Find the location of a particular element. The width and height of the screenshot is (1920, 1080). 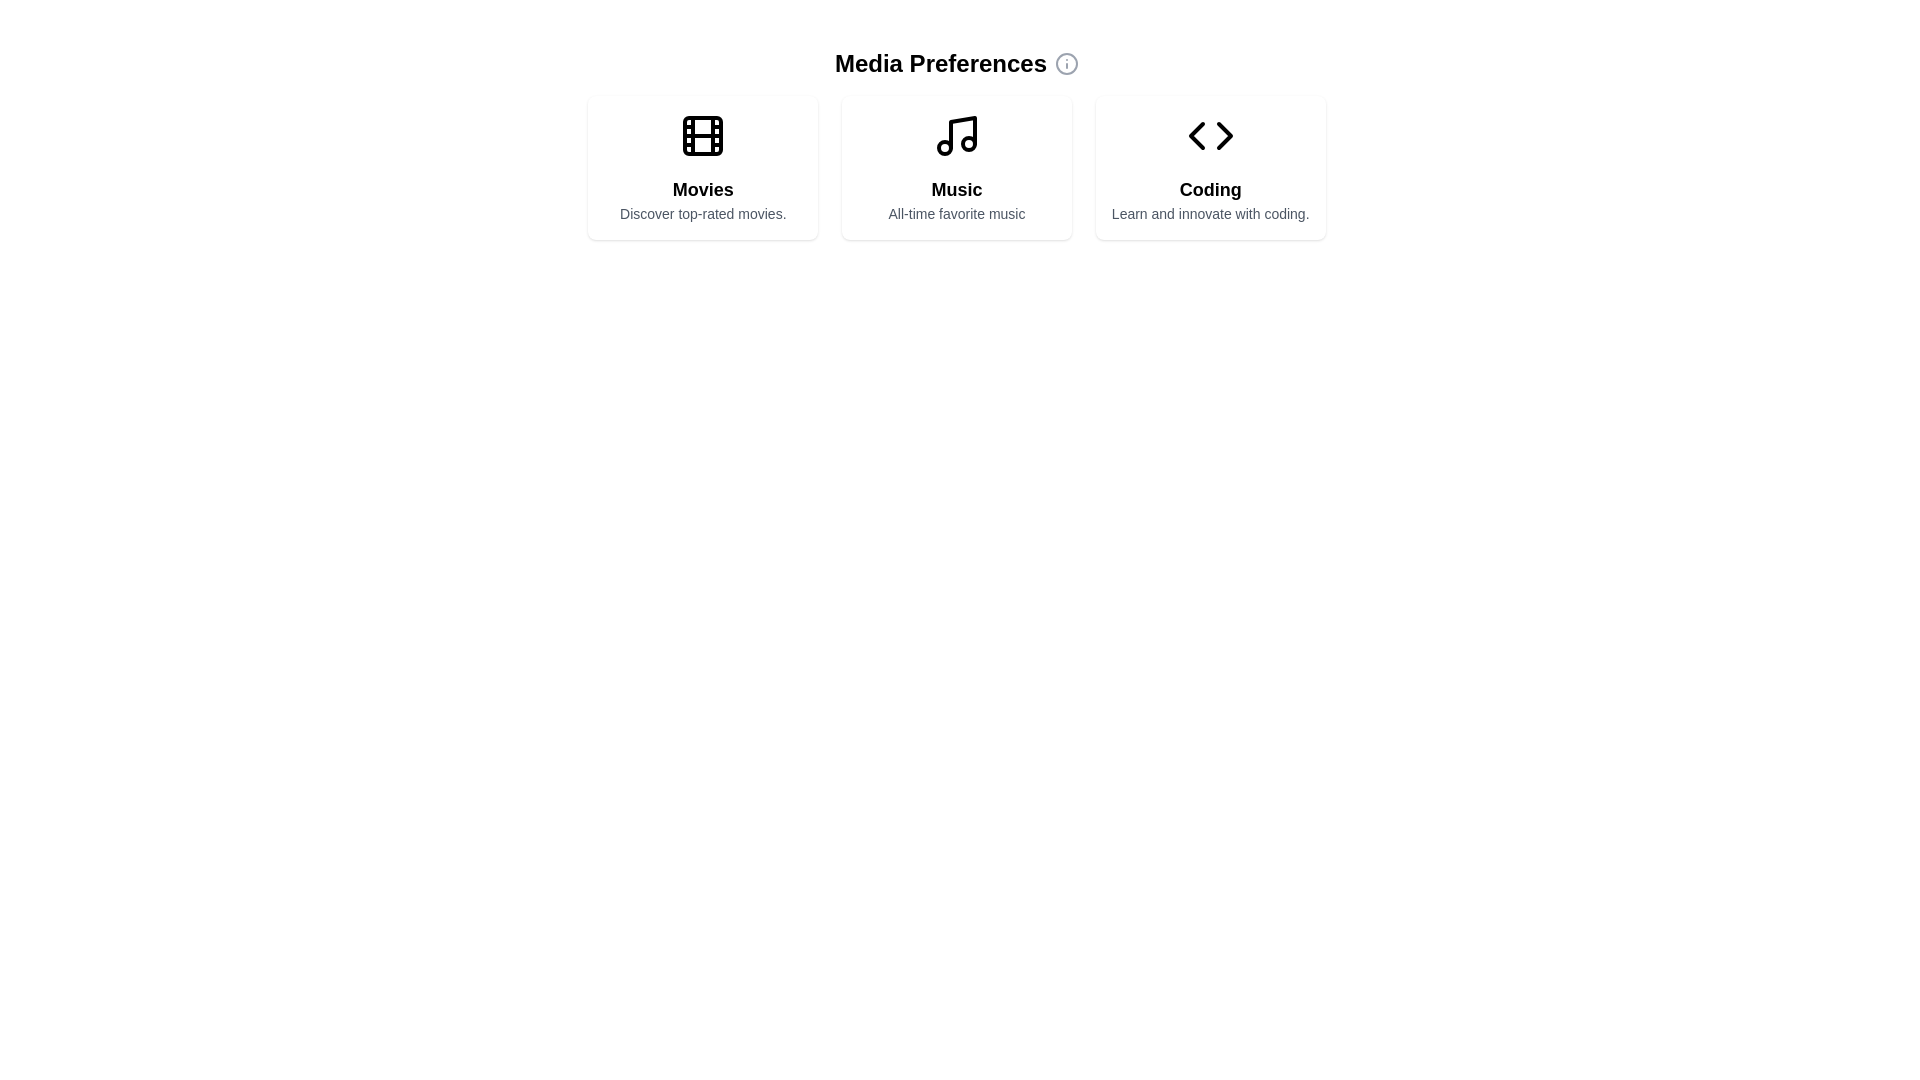

the left-pointing triangular arrow within the Coding card on the right side of the interface is located at coordinates (1196, 135).